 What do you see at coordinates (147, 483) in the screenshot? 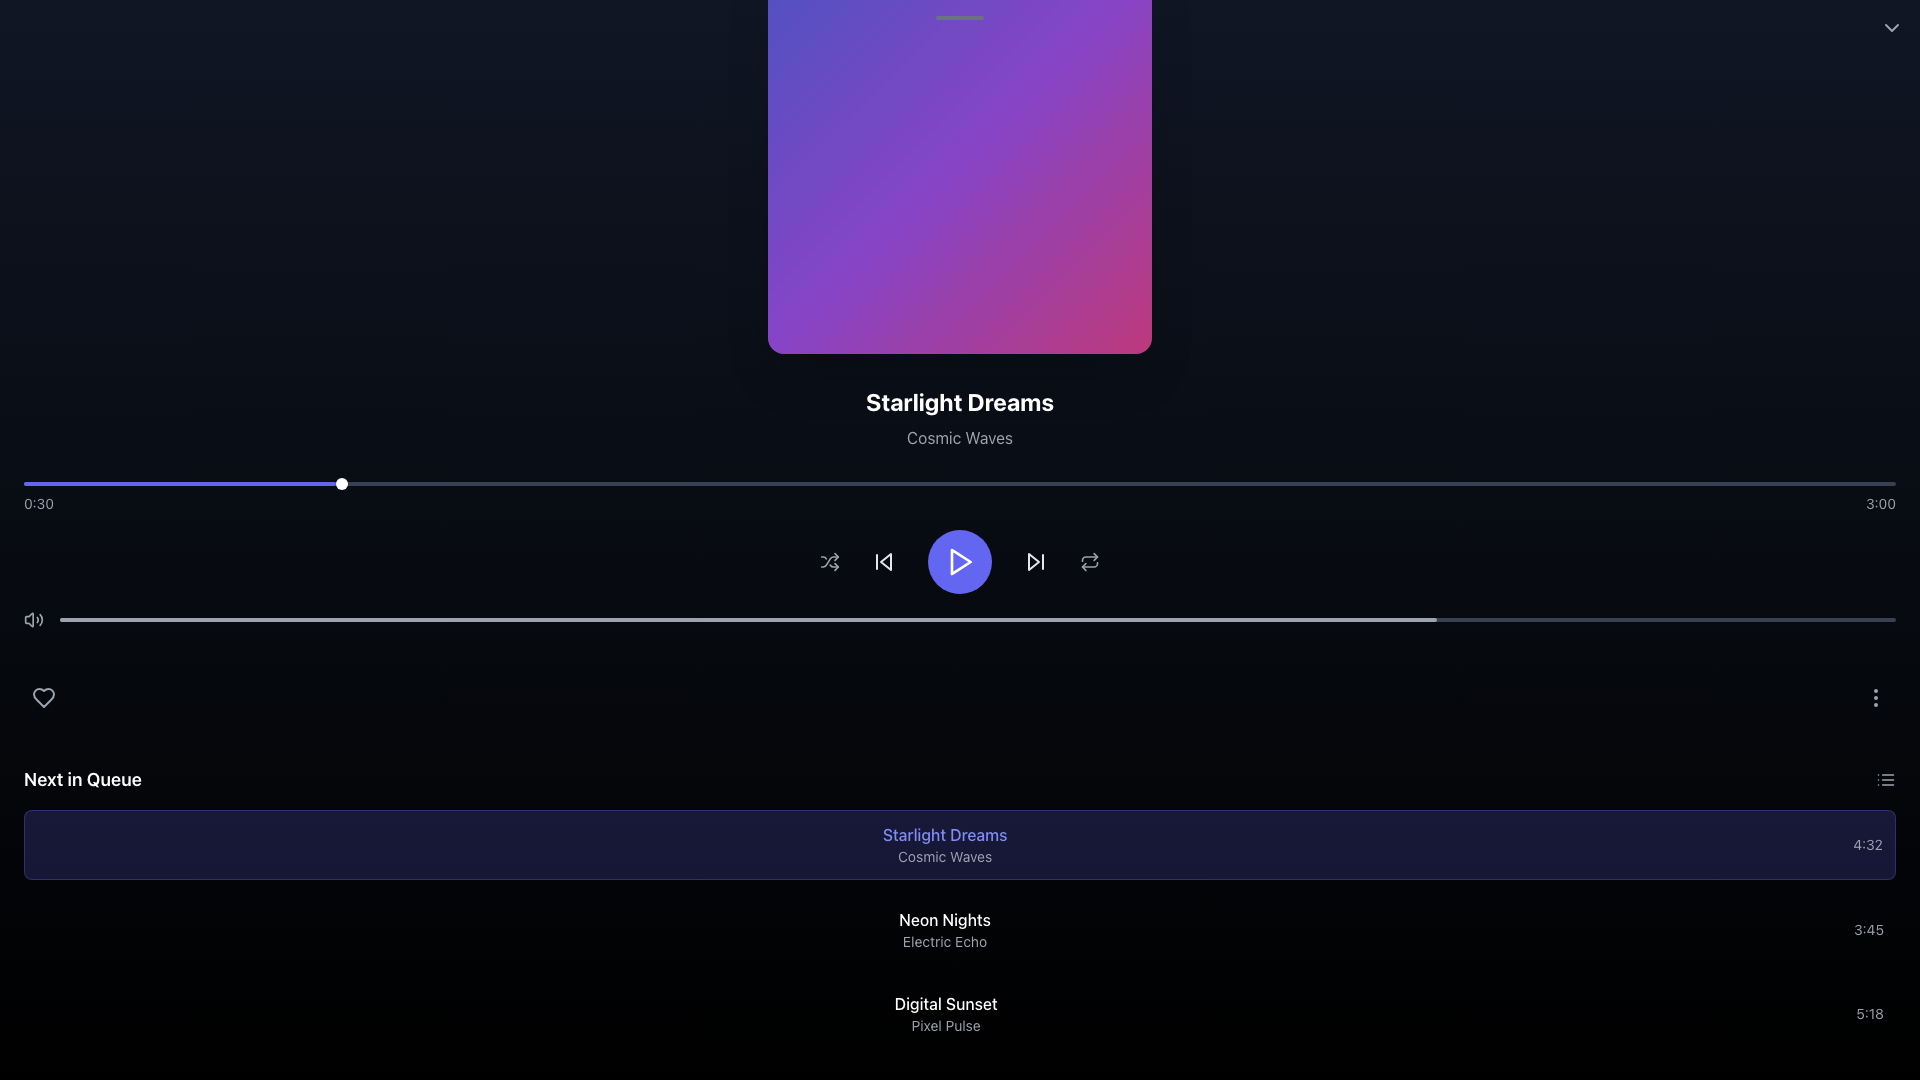
I see `playback position` at bounding box center [147, 483].